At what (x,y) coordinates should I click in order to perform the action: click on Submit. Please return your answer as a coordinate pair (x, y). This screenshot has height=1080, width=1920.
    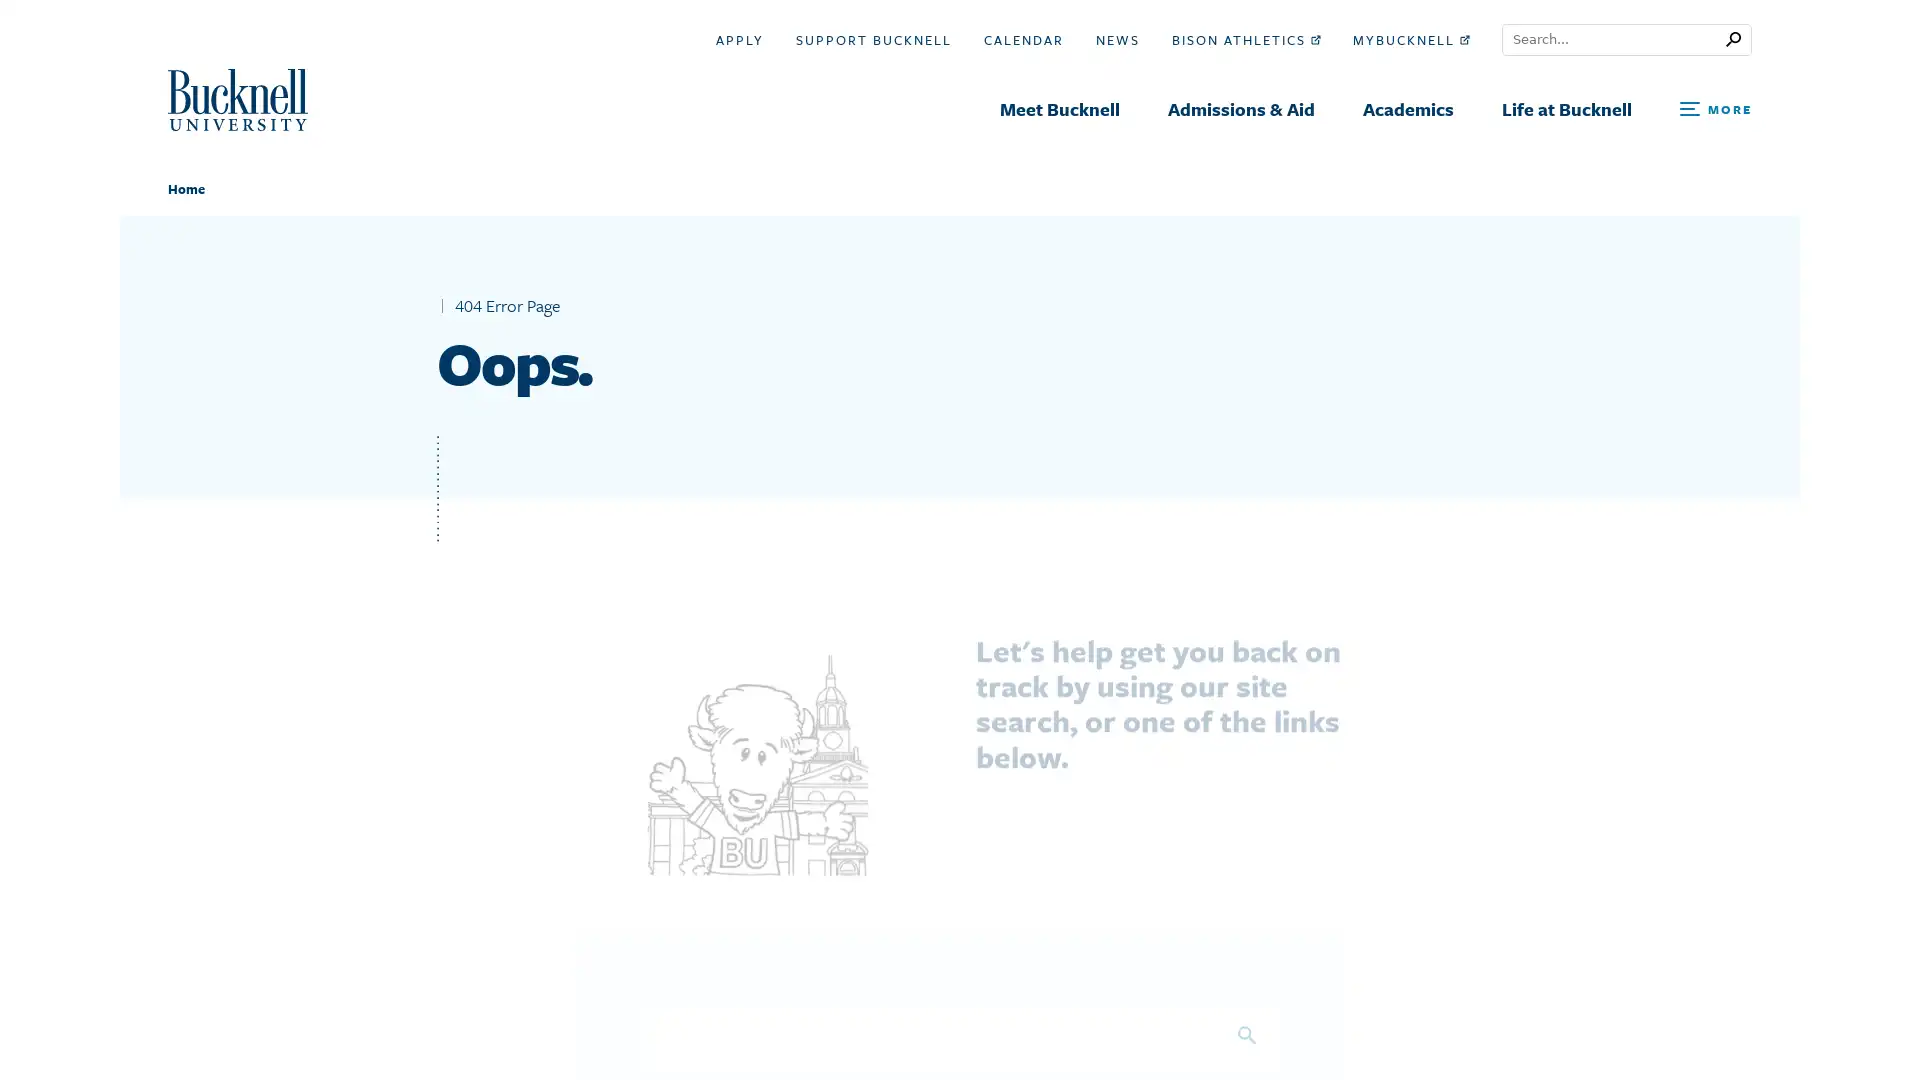
    Looking at the image, I should click on (1737, 39).